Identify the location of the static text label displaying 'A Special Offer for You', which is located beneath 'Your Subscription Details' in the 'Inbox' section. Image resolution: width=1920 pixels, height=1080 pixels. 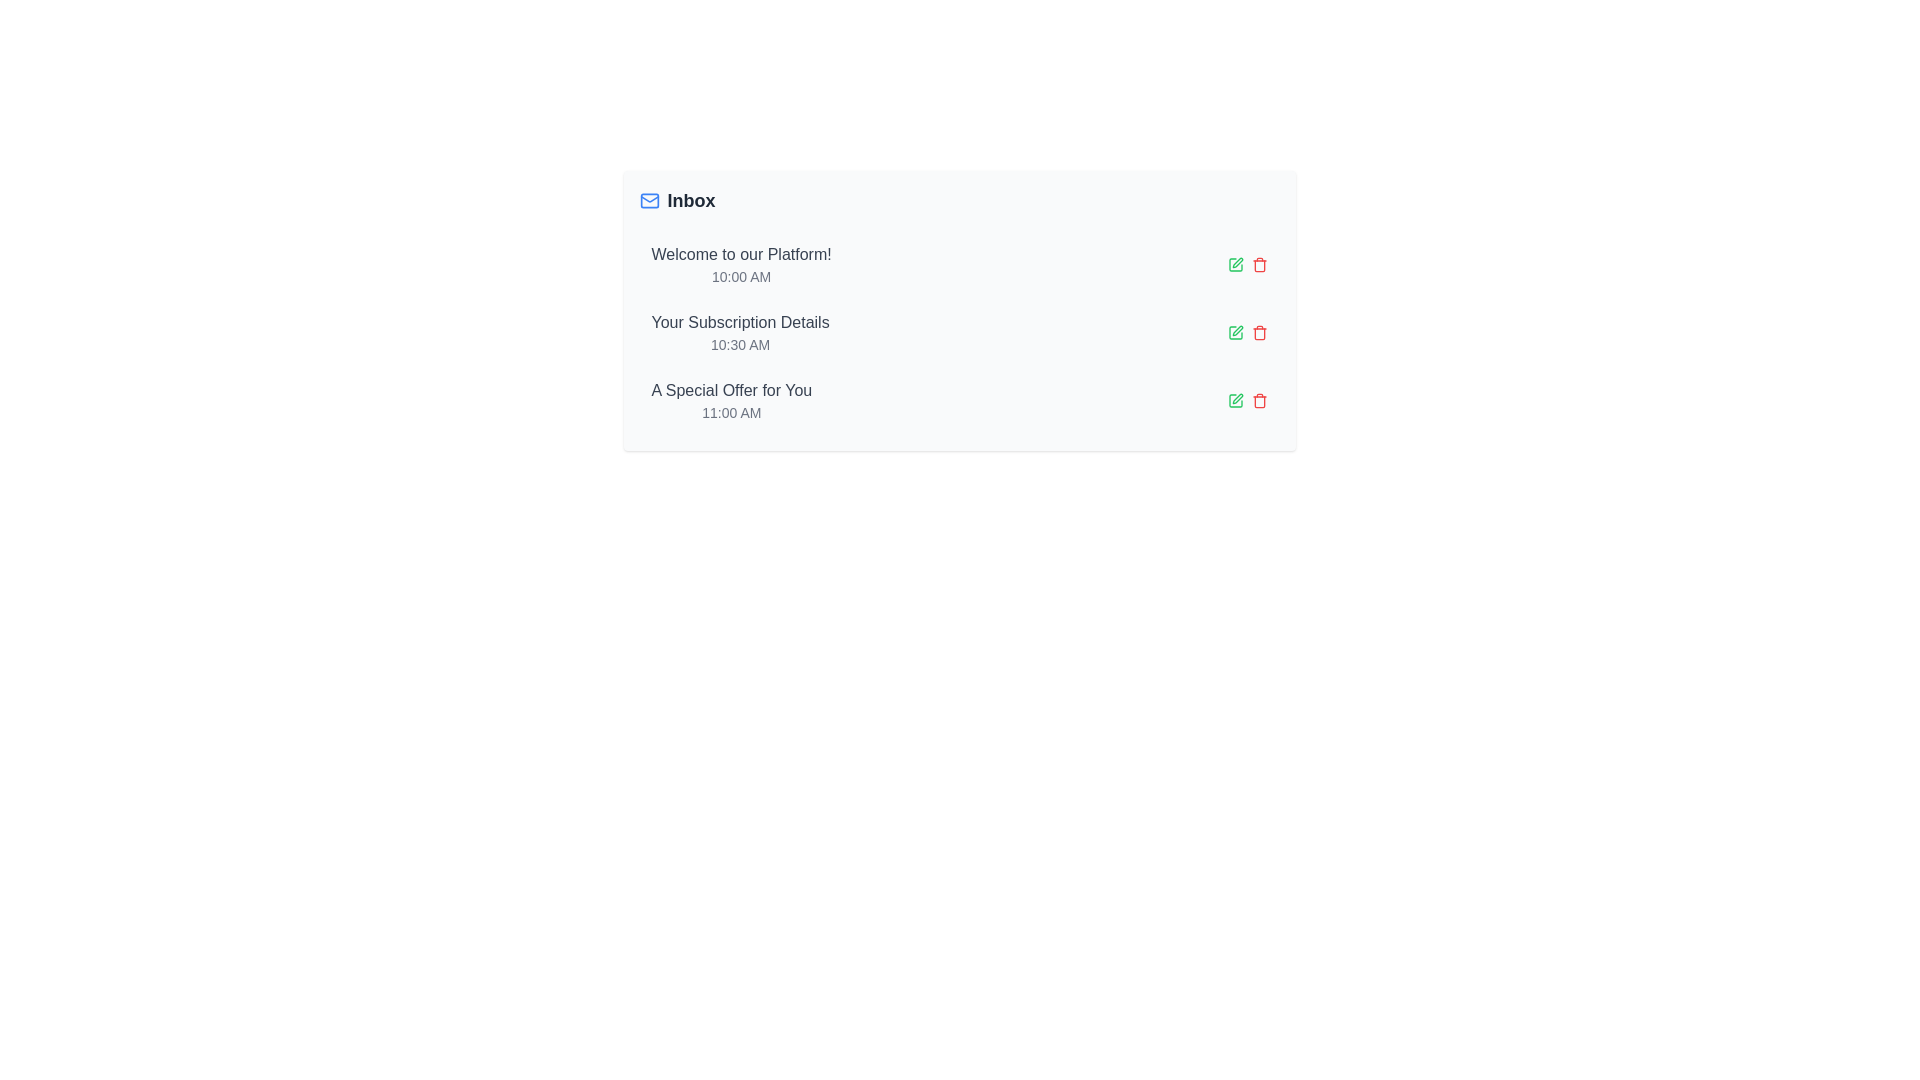
(730, 390).